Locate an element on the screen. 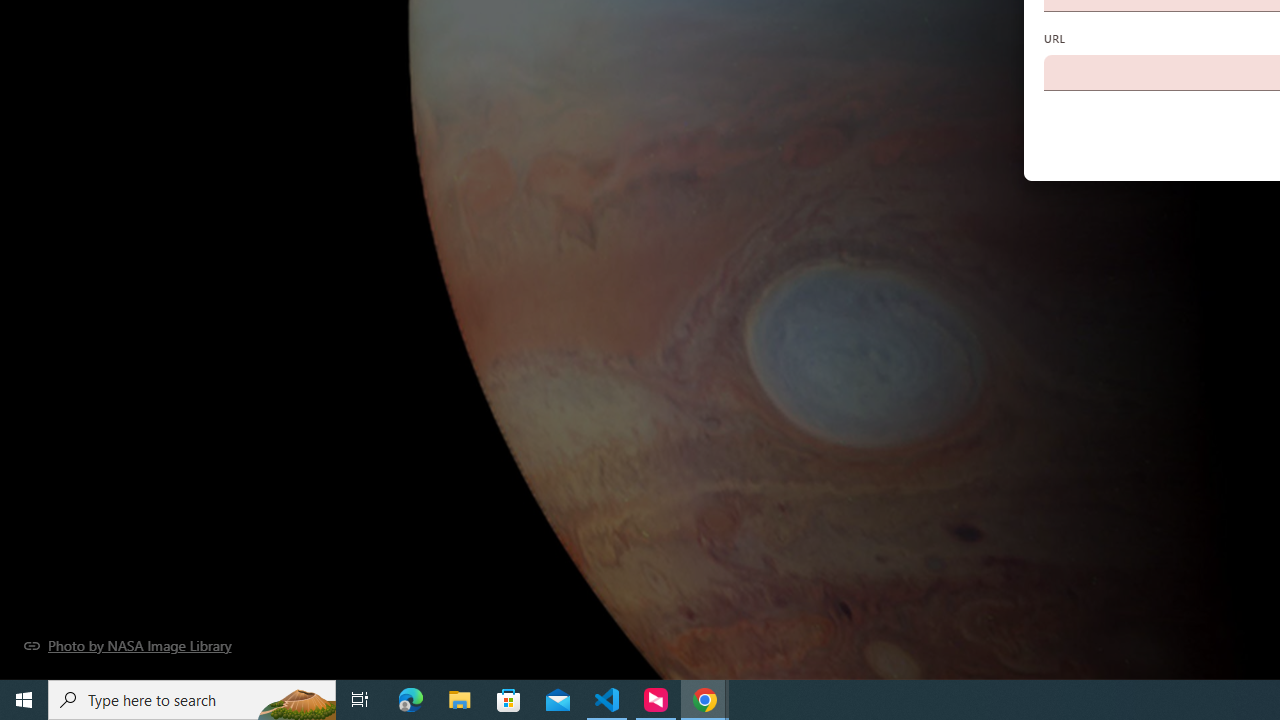  'Search highlights icon opens search home window' is located at coordinates (294, 698).